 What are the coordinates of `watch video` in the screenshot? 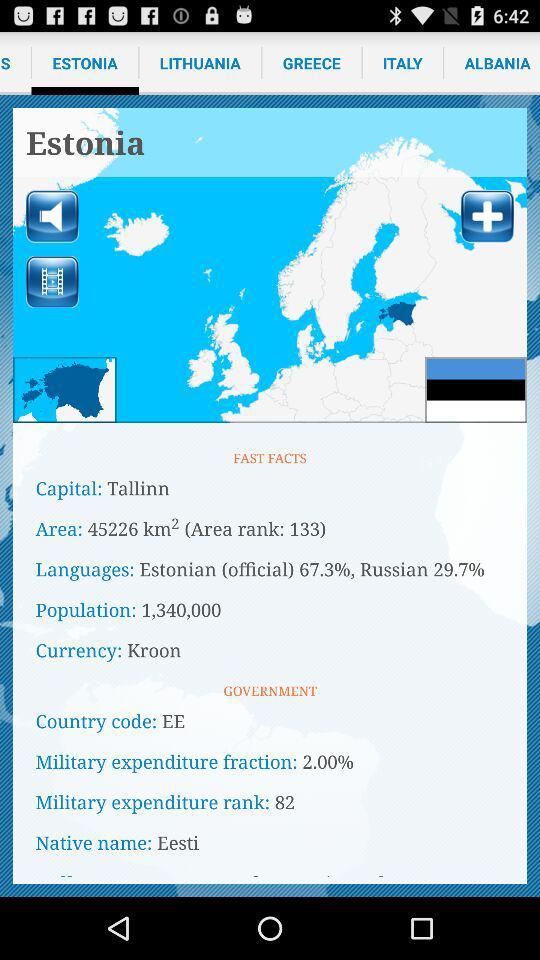 It's located at (52, 281).